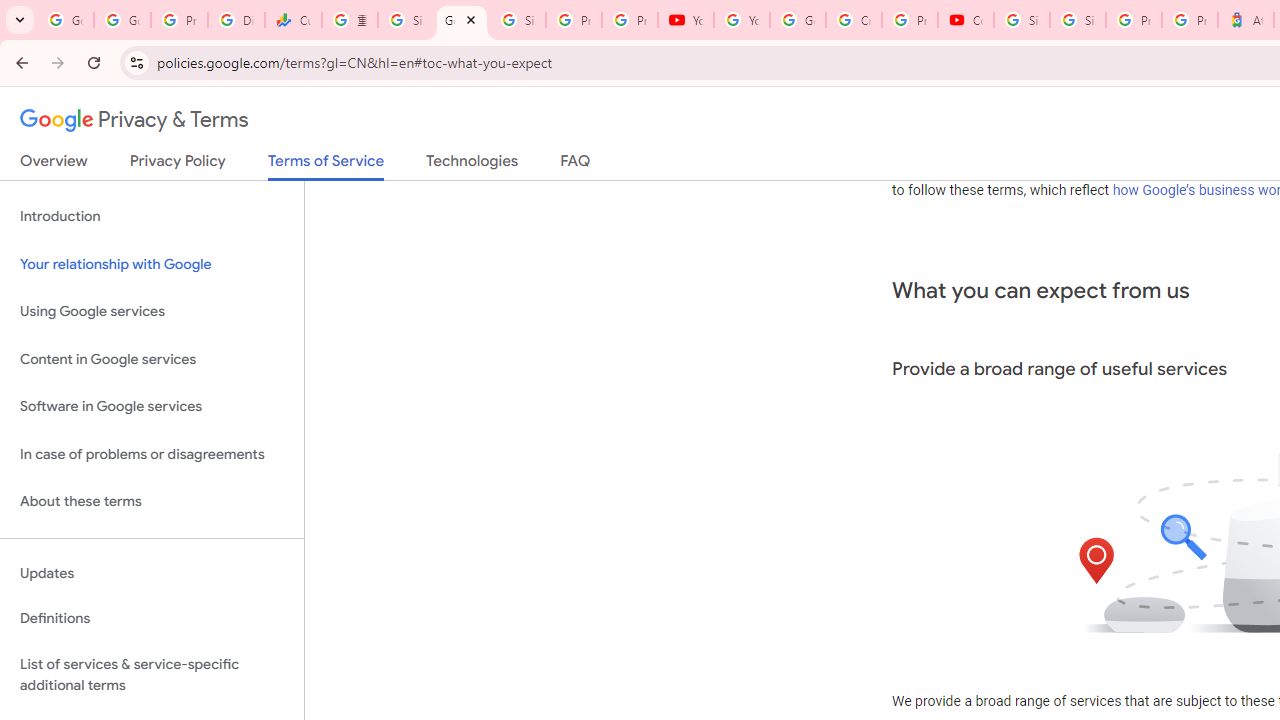 This screenshot has height=720, width=1280. What do you see at coordinates (853, 20) in the screenshot?
I see `'Create your Google Account'` at bounding box center [853, 20].